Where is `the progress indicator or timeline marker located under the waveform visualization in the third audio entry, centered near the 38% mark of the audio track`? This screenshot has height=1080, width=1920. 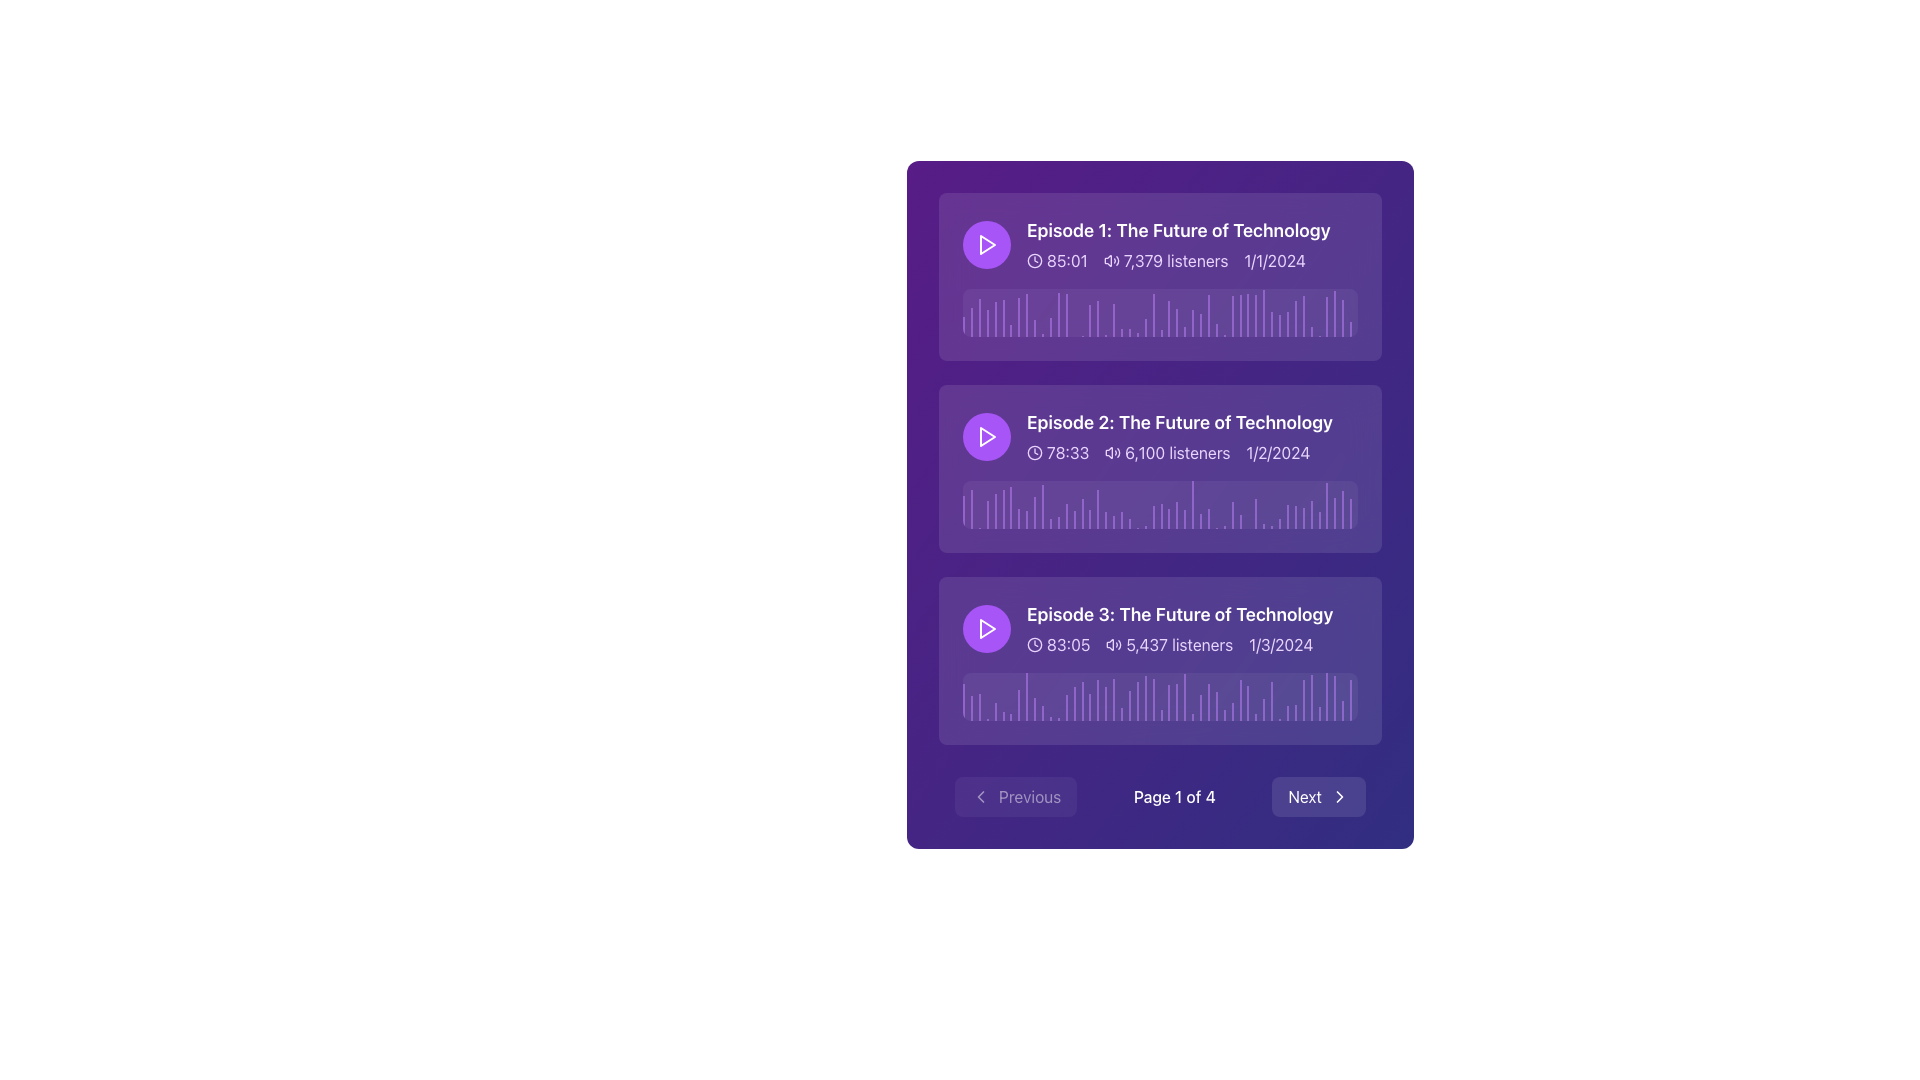 the progress indicator or timeline marker located under the waveform visualization in the third audio entry, centered near the 38% mark of the audio track is located at coordinates (1113, 698).